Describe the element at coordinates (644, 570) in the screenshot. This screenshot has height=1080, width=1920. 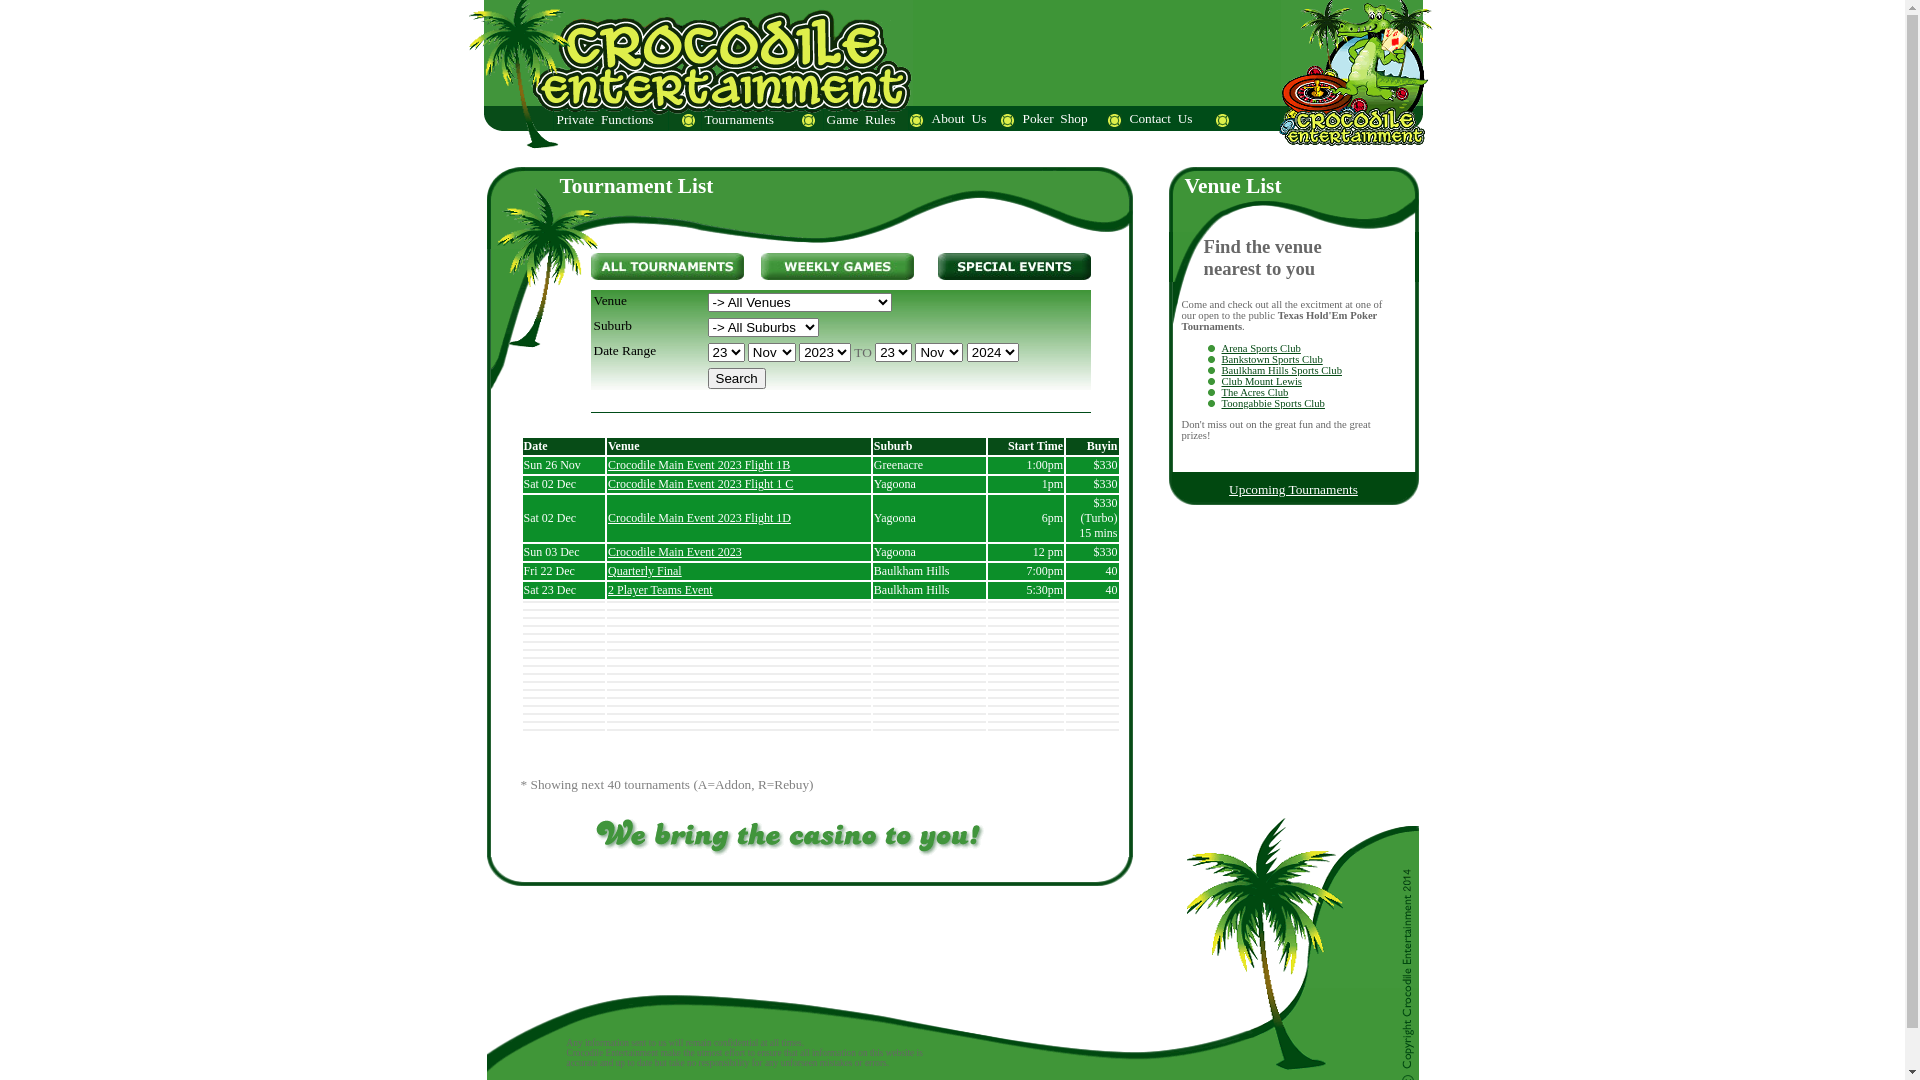
I see `'Quarterly Final'` at that location.